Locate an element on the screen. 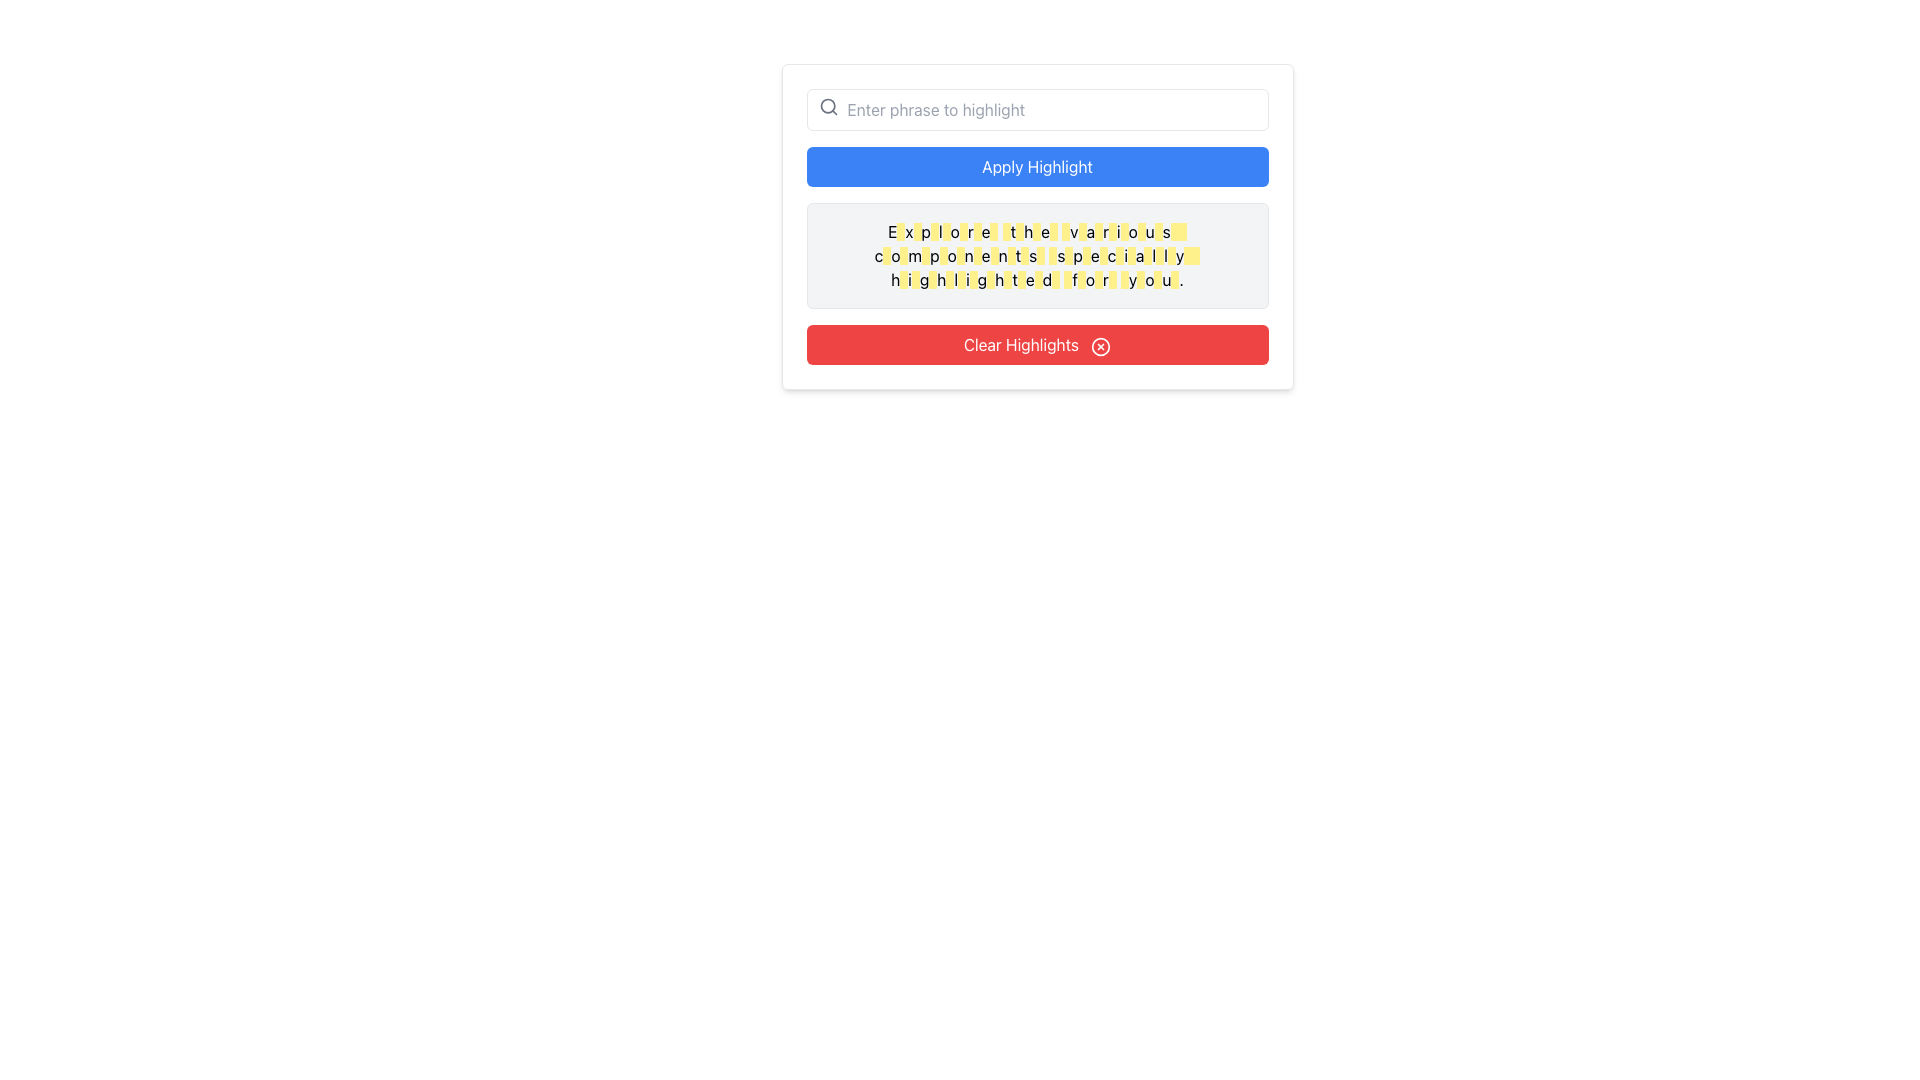 This screenshot has height=1080, width=1920. highlight element that visually emphasizes the word 'the' in the sentence is located at coordinates (1037, 230).